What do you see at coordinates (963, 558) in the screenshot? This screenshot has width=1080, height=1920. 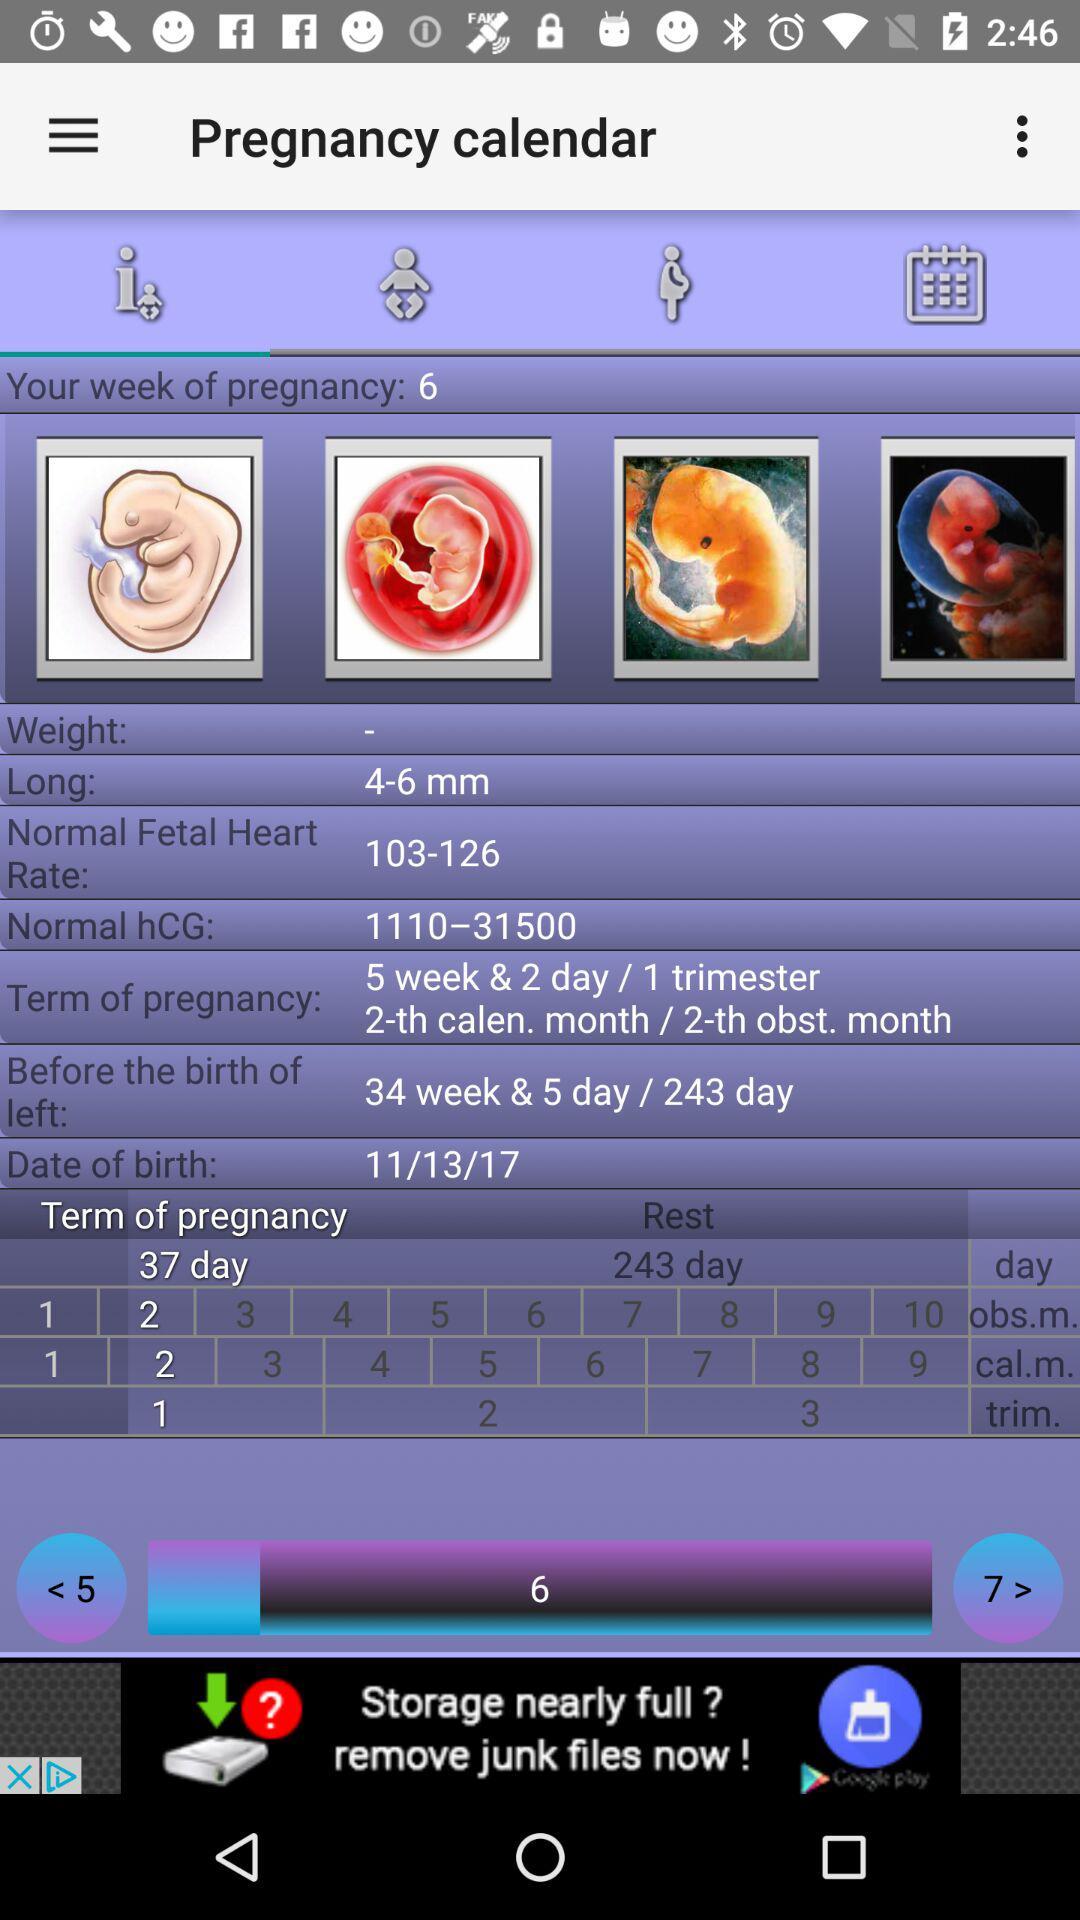 I see `pregnancy calendar` at bounding box center [963, 558].